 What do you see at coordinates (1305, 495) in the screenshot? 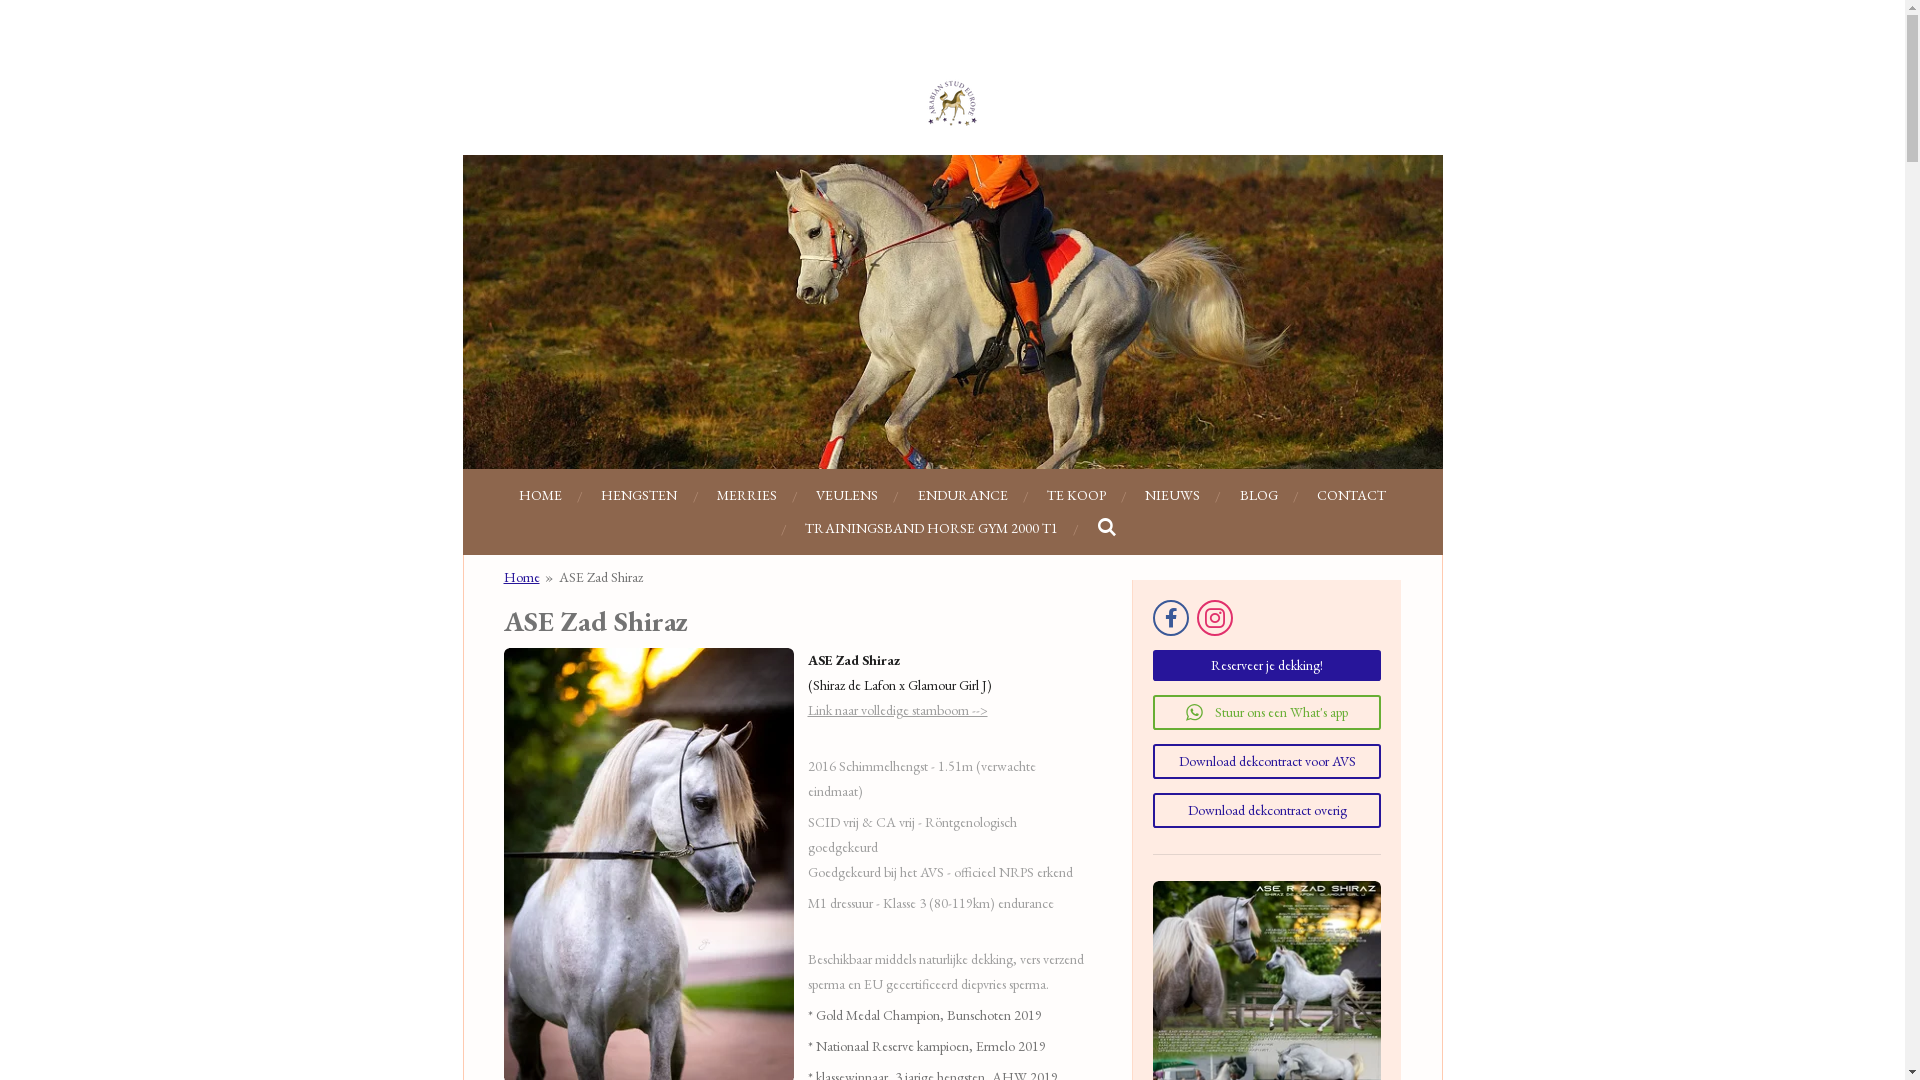
I see `'CONTACT'` at bounding box center [1305, 495].